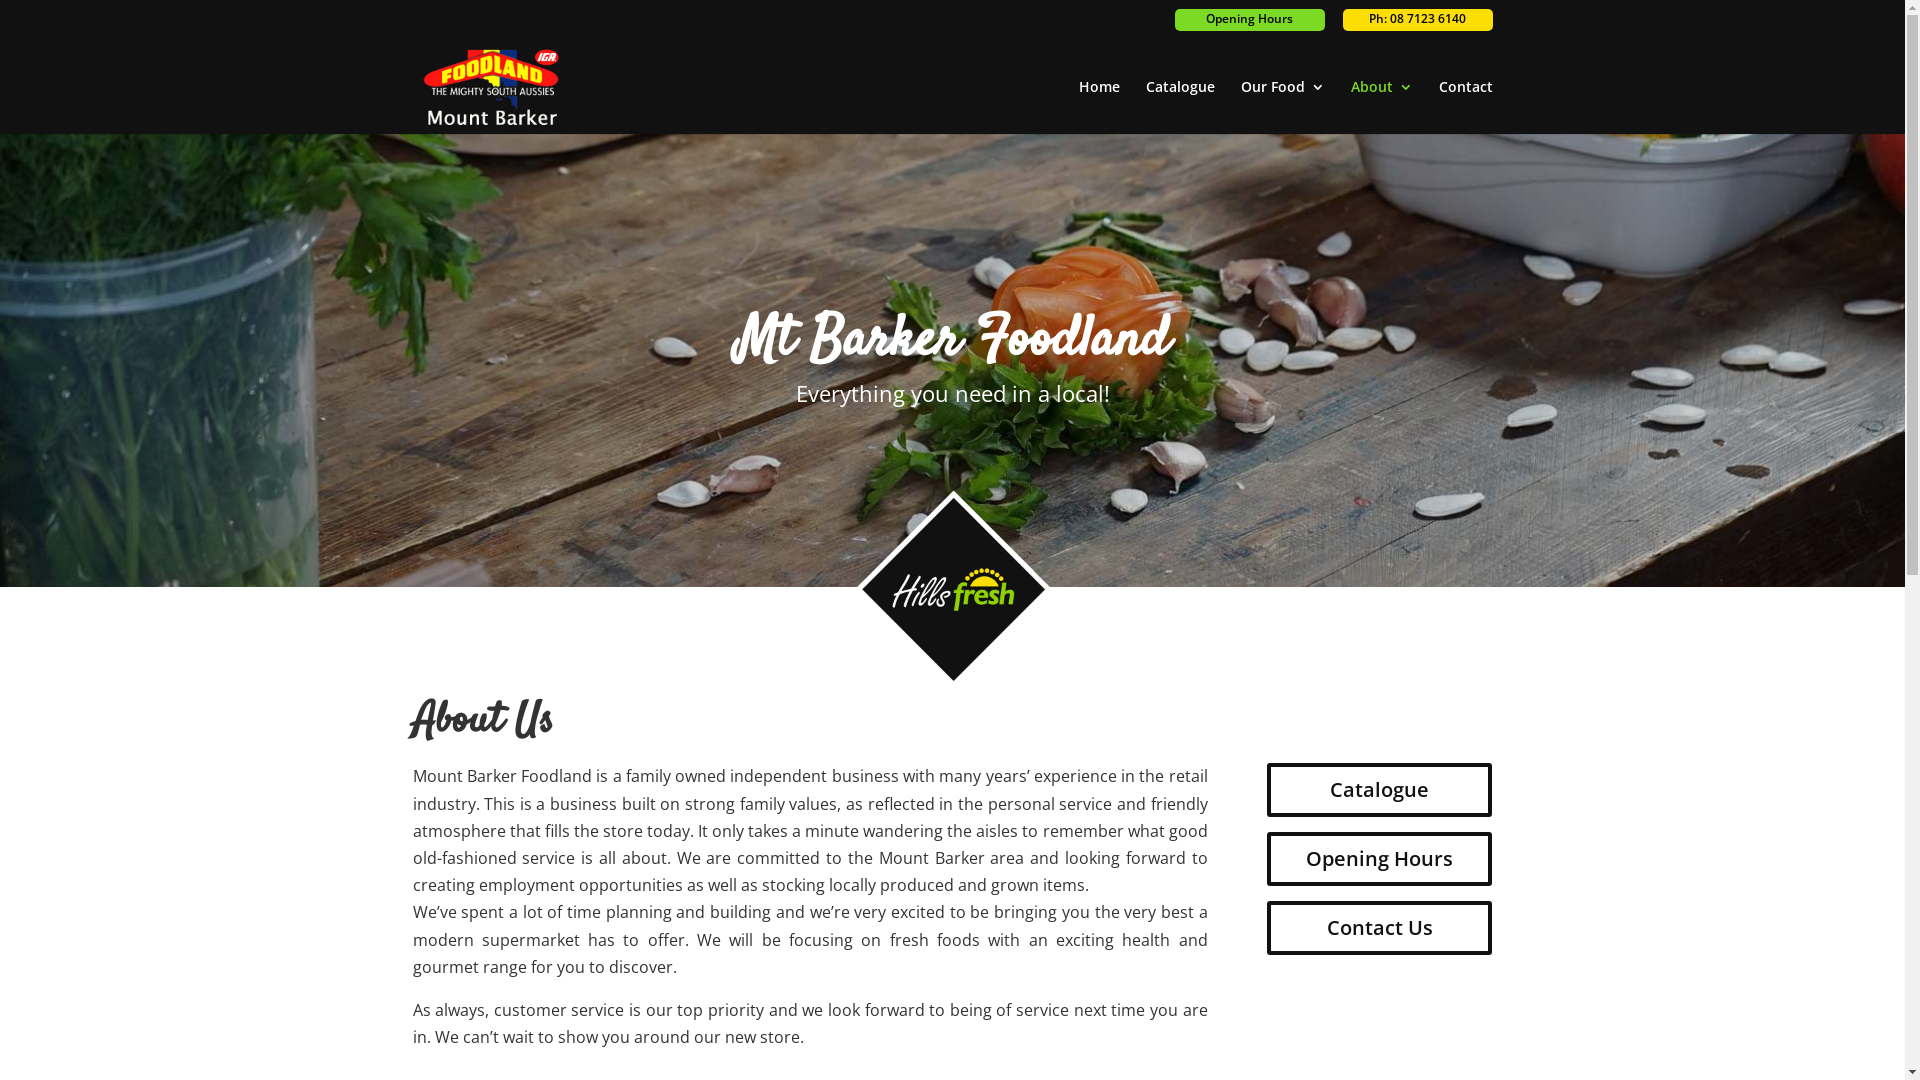  I want to click on 'Catalogue', so click(1180, 107).